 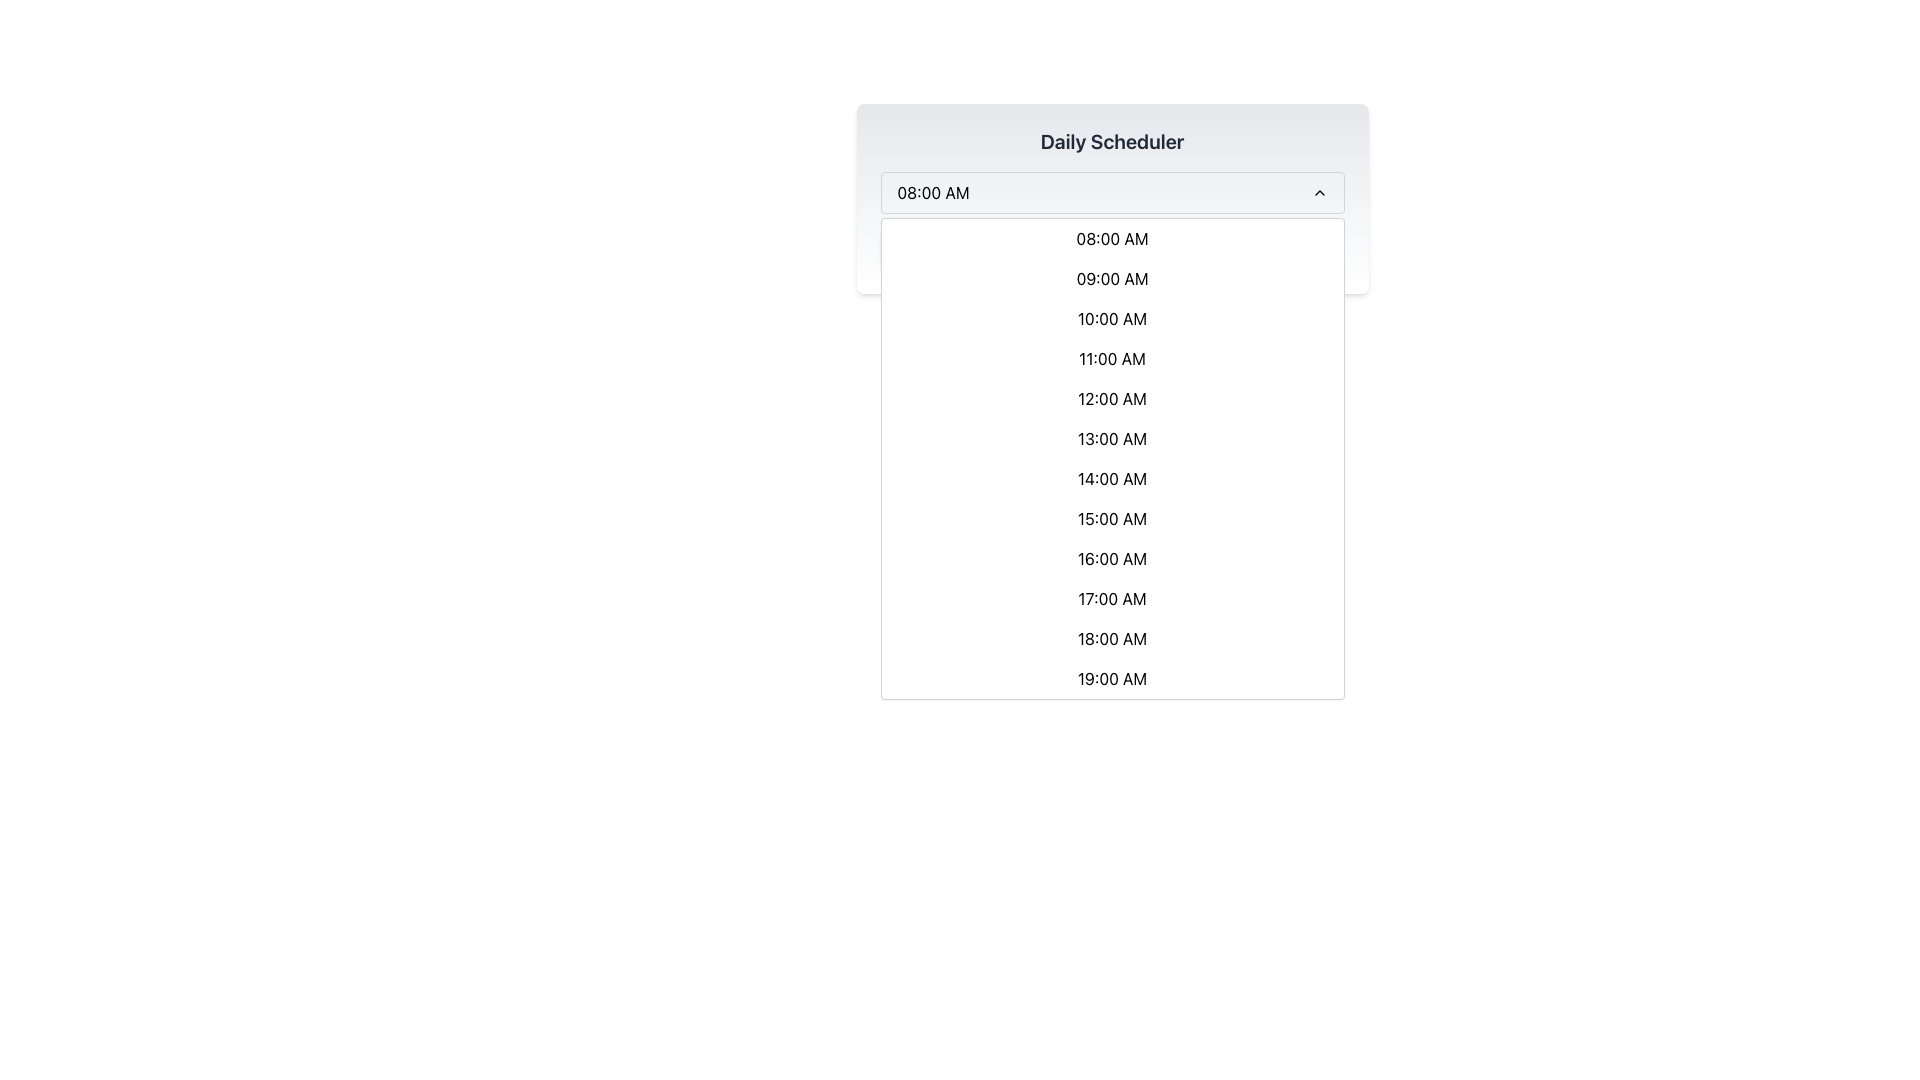 What do you see at coordinates (1111, 318) in the screenshot?
I see `the List Item element displaying '10:00 AM'` at bounding box center [1111, 318].